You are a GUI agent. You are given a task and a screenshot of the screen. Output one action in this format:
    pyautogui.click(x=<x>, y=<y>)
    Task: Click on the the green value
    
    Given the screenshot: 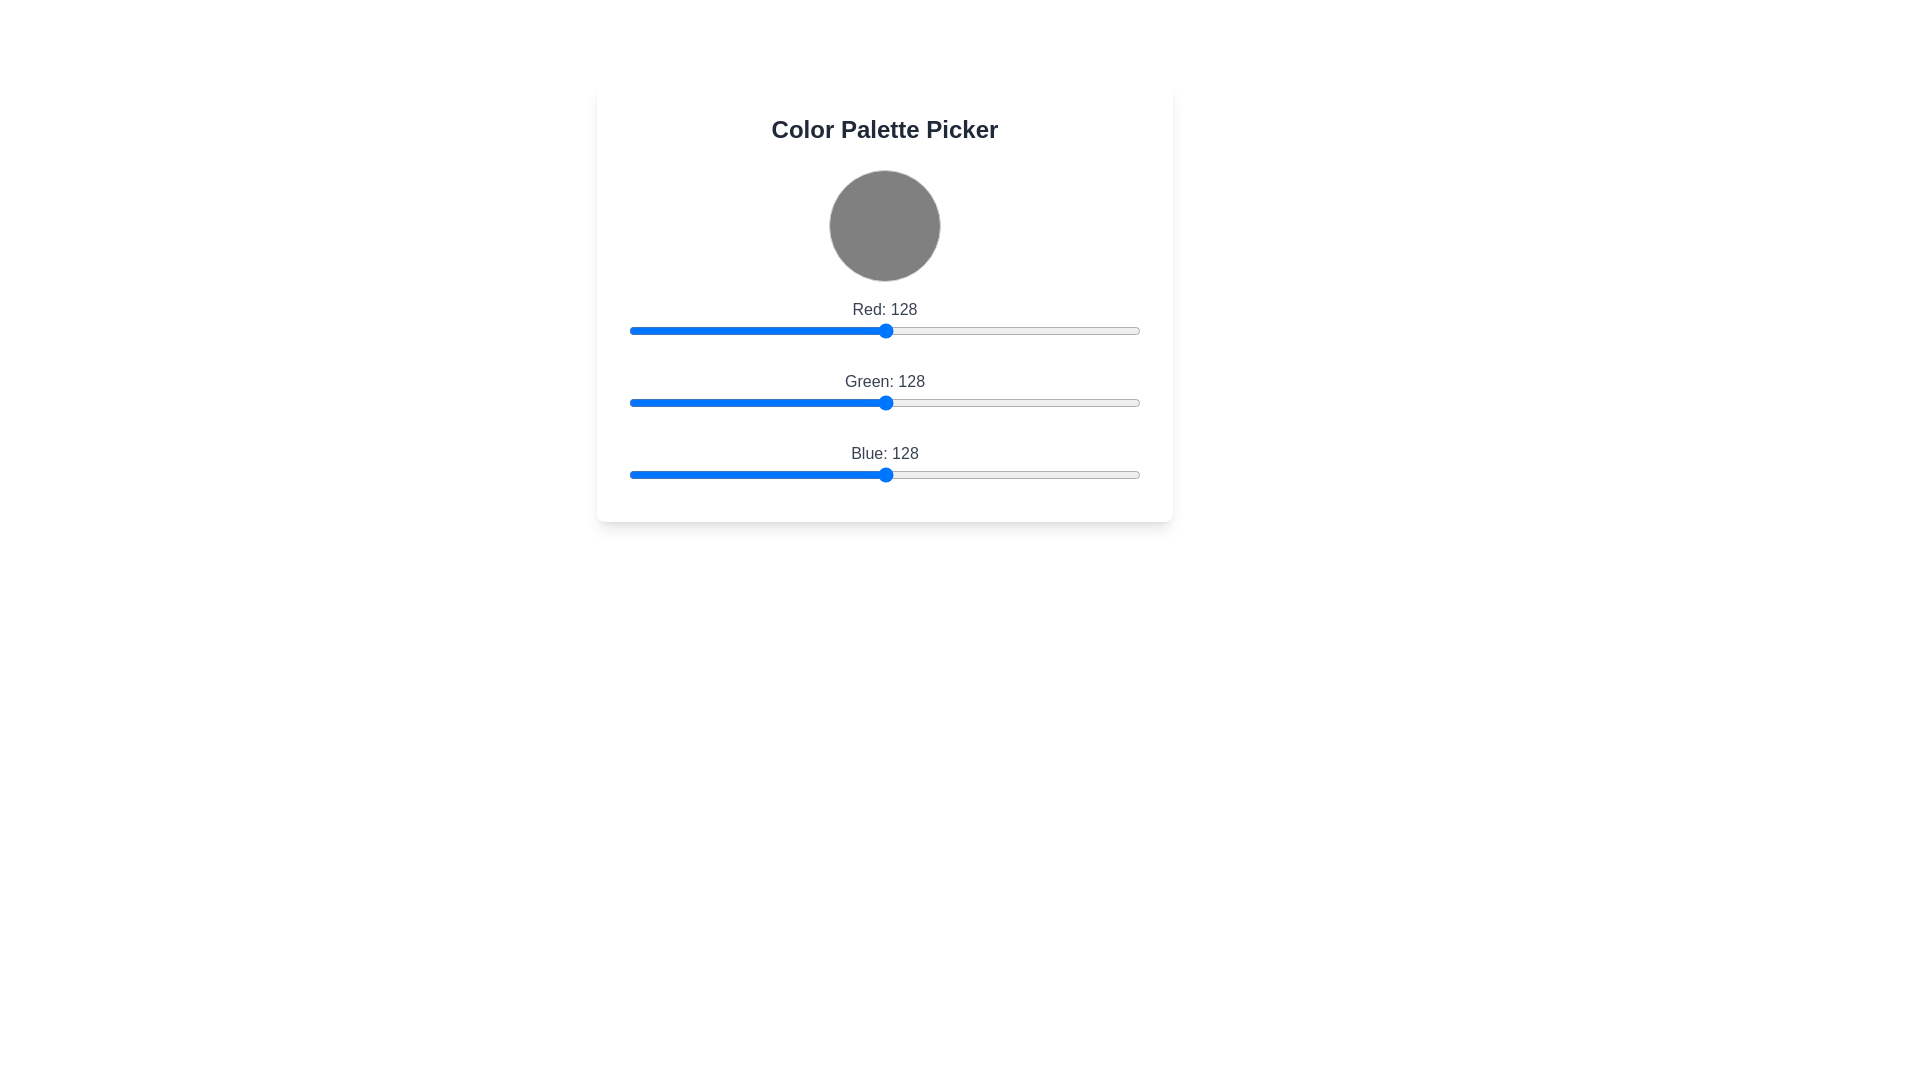 What is the action you would take?
    pyautogui.click(x=1020, y=402)
    